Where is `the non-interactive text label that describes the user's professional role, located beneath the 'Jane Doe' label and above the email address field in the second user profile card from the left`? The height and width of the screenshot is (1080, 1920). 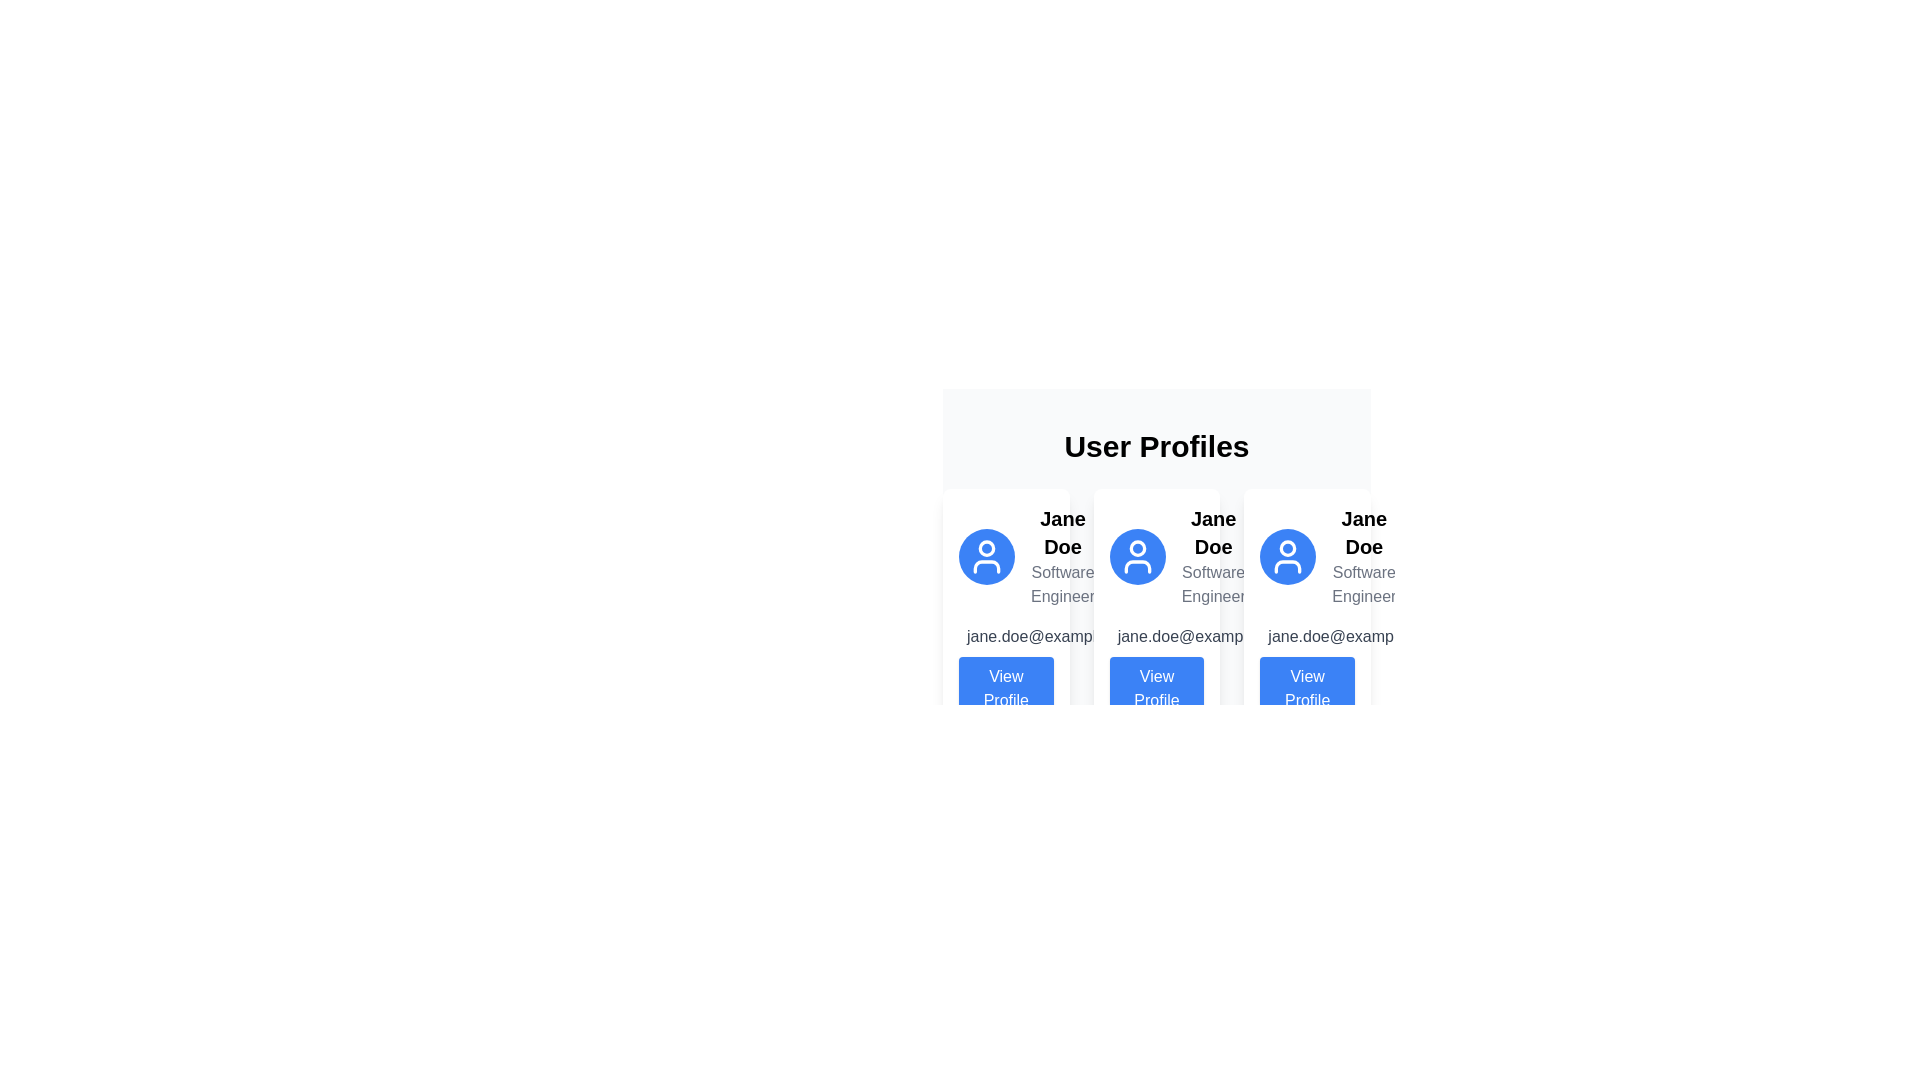
the non-interactive text label that describes the user's professional role, located beneath the 'Jane Doe' label and above the email address field in the second user profile card from the left is located at coordinates (1212, 585).